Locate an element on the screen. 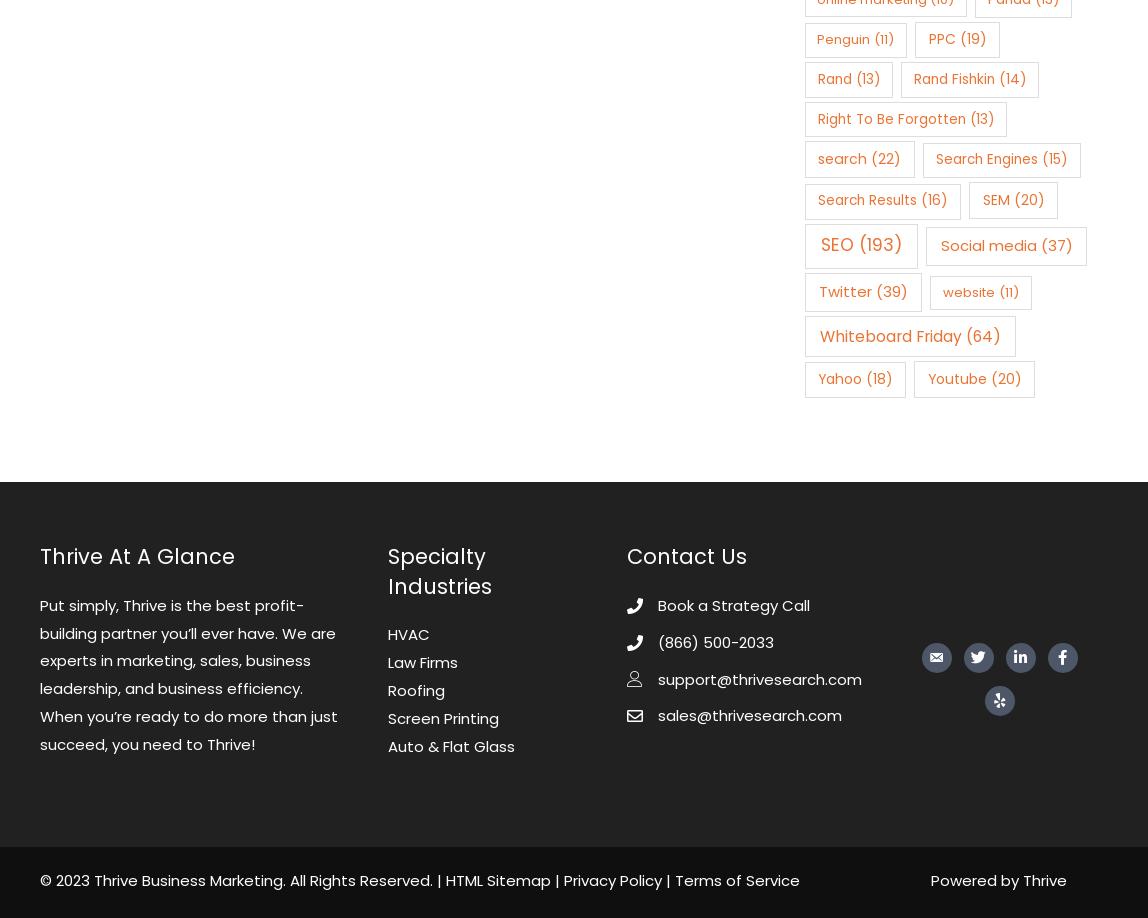 The width and height of the screenshot is (1148, 918). 'Roofing' is located at coordinates (416, 688).